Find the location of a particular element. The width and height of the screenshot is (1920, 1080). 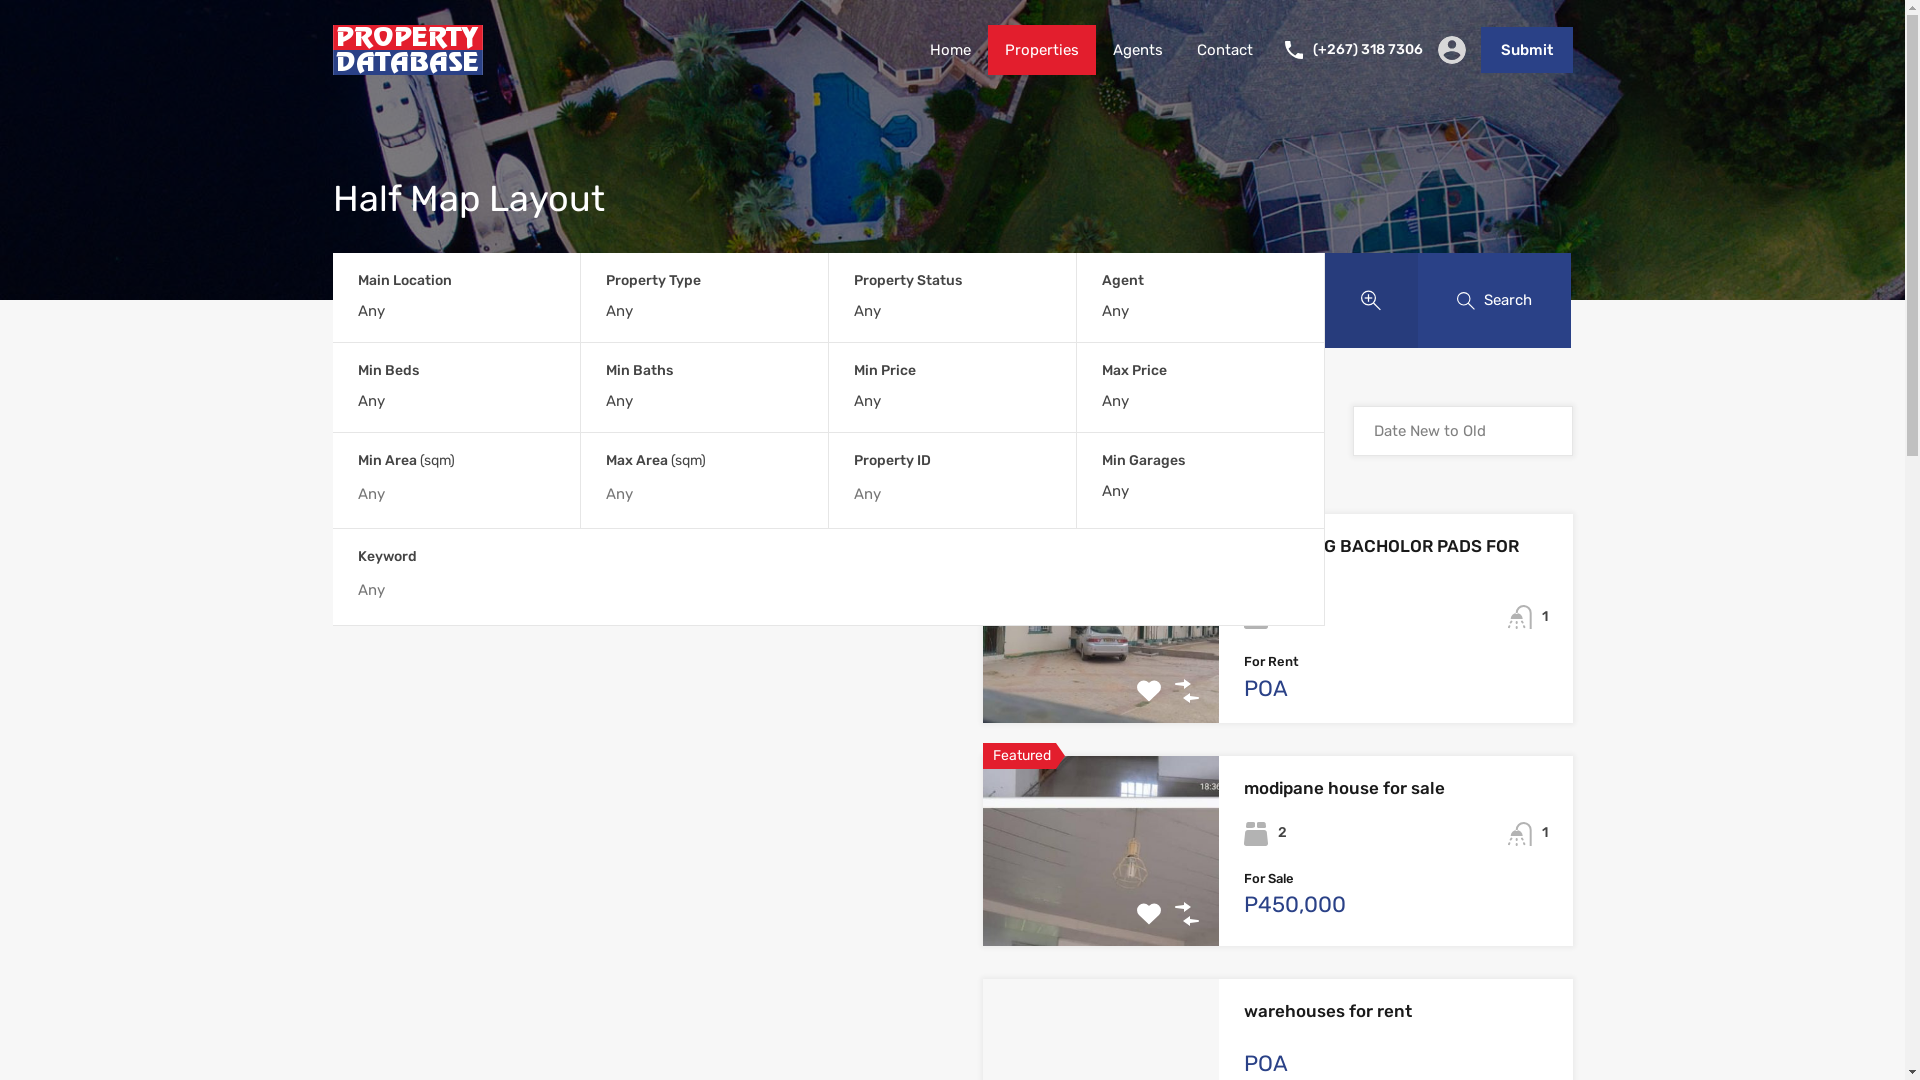

'warehouses for rent' is located at coordinates (1328, 1010).